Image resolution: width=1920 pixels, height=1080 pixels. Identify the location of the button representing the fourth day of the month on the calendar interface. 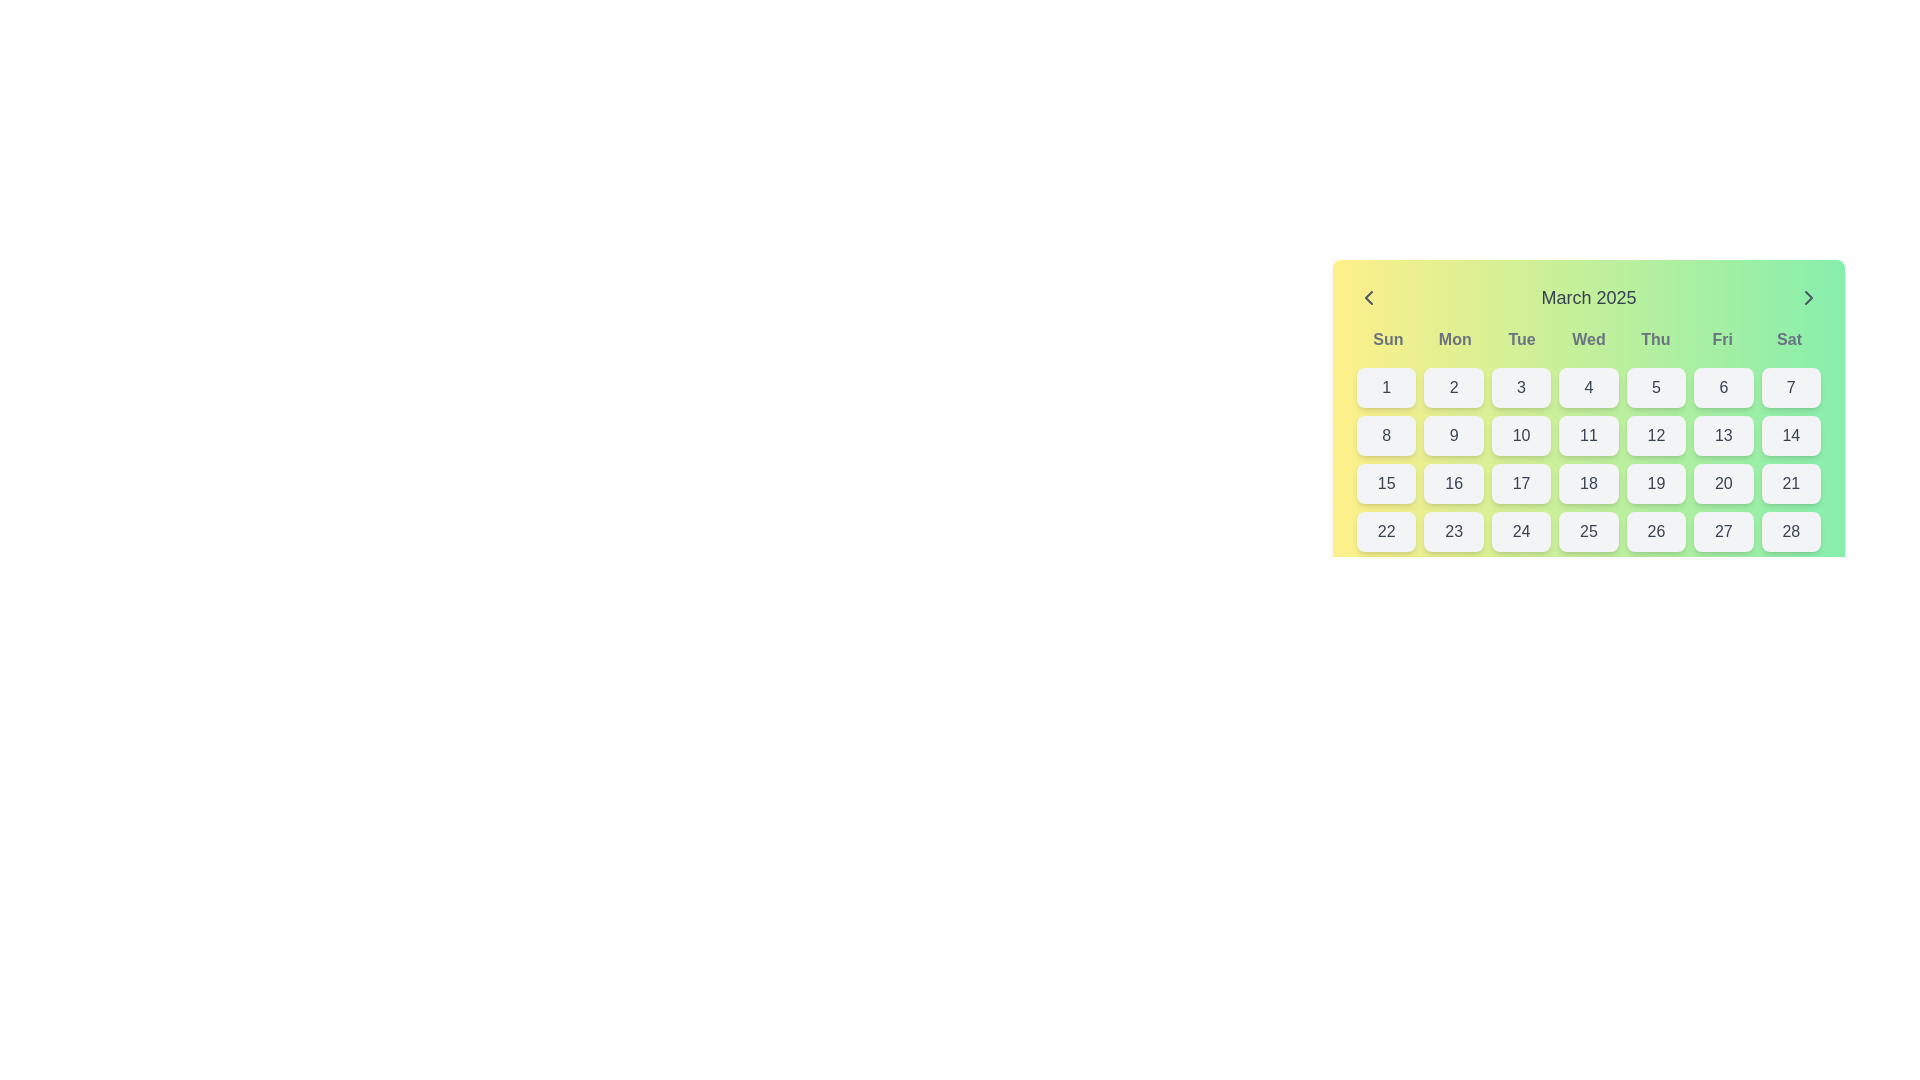
(1587, 388).